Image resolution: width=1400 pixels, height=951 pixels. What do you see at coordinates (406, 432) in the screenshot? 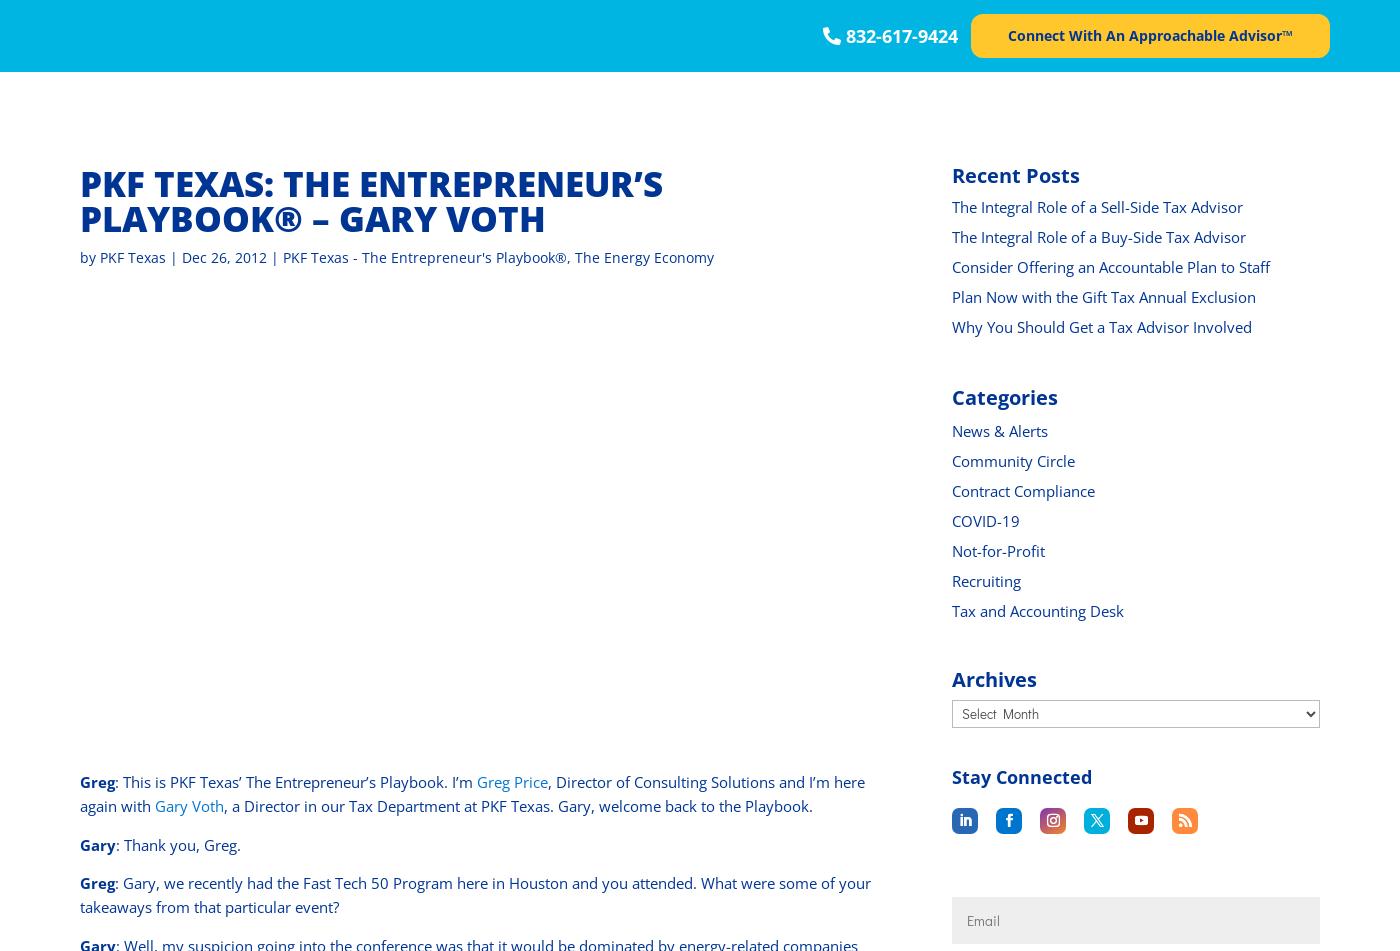
I see `'Hospitality'` at bounding box center [406, 432].